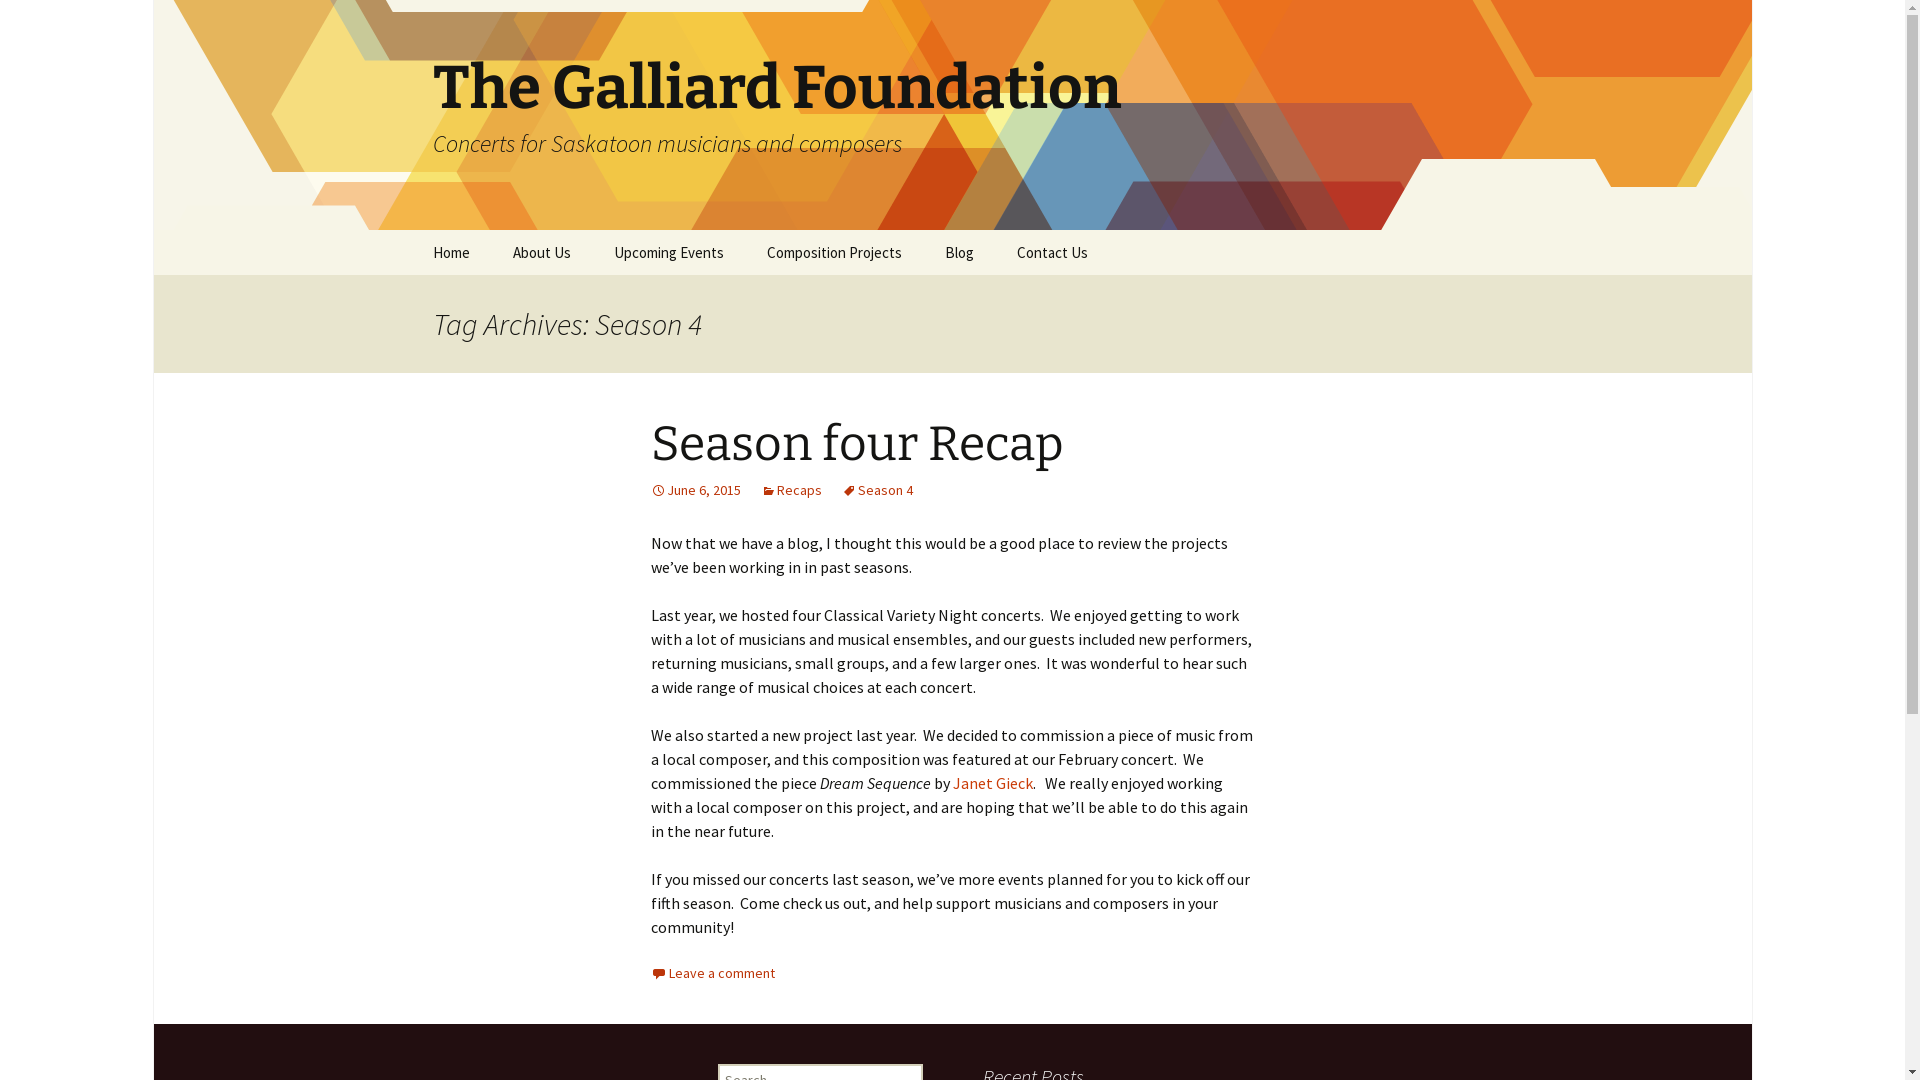 This screenshot has height=1080, width=1920. I want to click on 'Season 4', so click(877, 489).